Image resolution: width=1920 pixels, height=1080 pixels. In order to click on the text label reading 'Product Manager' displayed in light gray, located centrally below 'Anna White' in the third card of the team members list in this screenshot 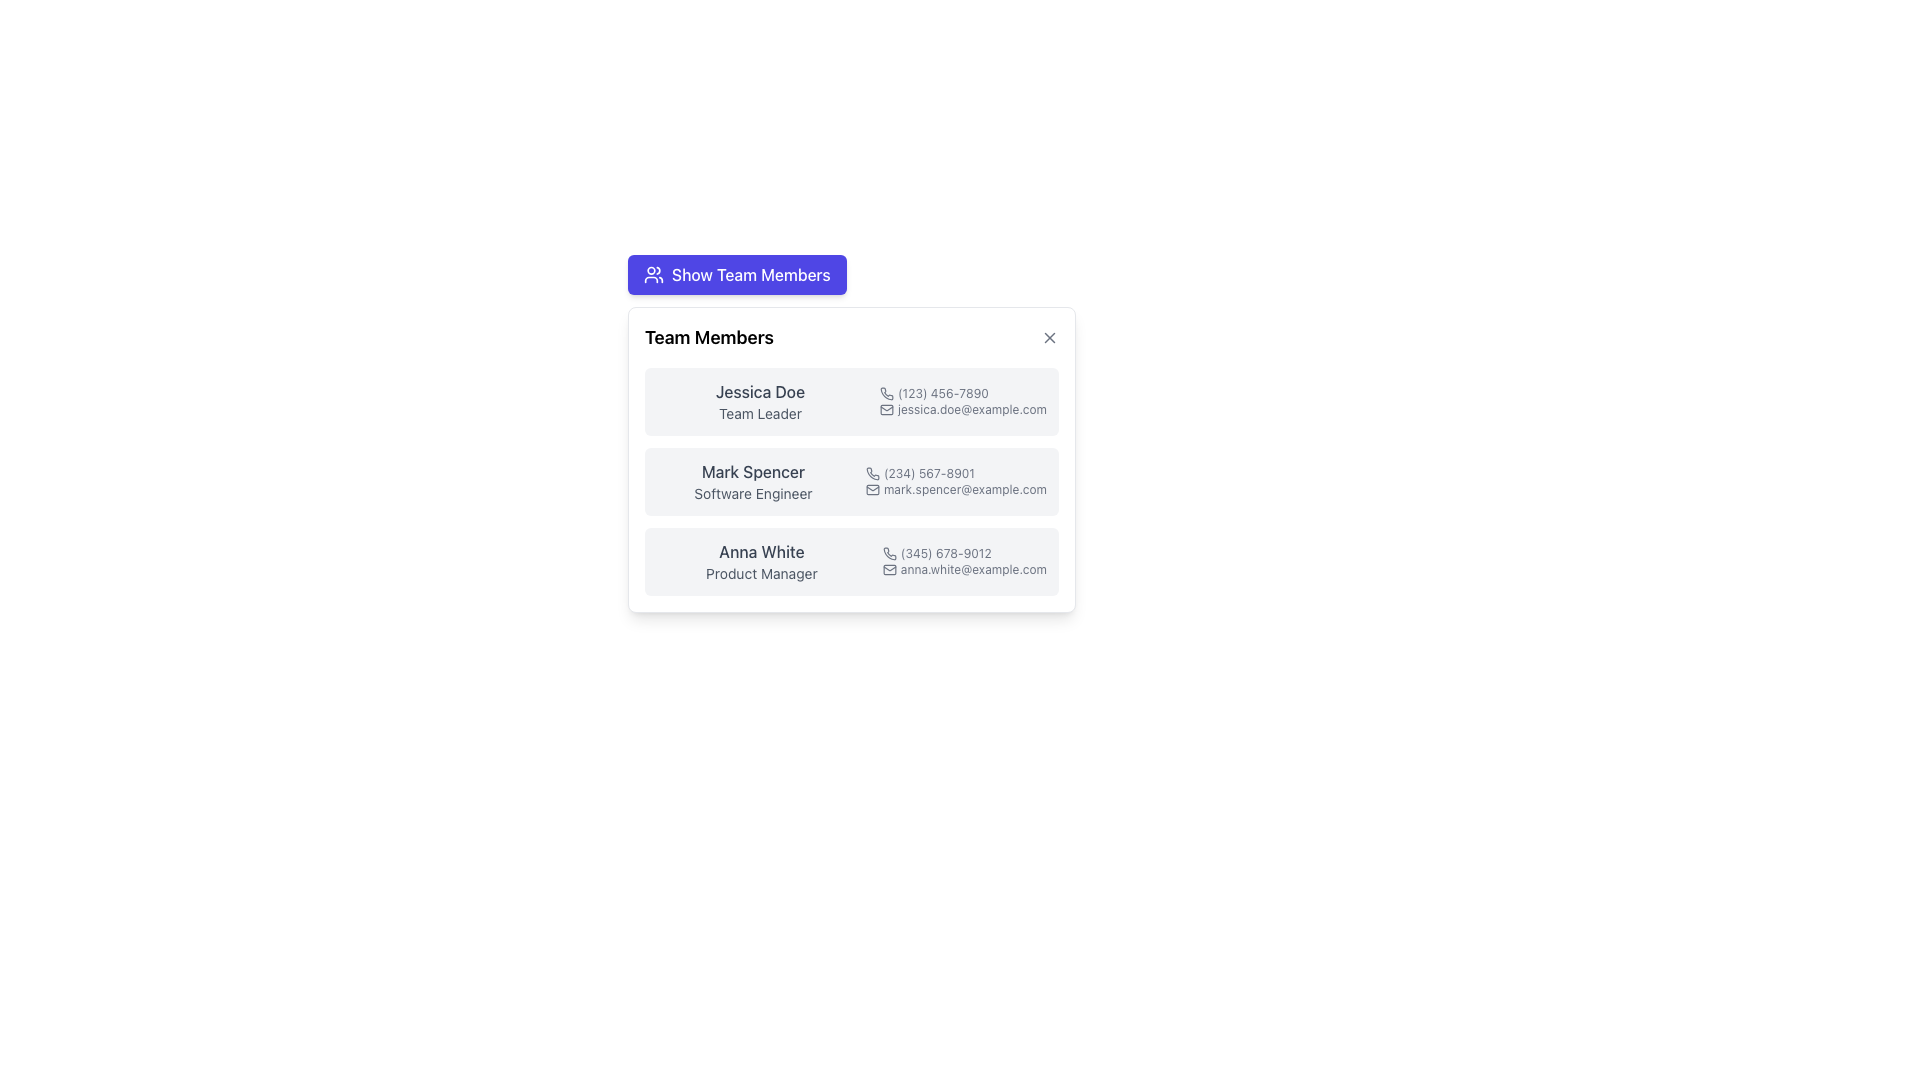, I will do `click(760, 574)`.